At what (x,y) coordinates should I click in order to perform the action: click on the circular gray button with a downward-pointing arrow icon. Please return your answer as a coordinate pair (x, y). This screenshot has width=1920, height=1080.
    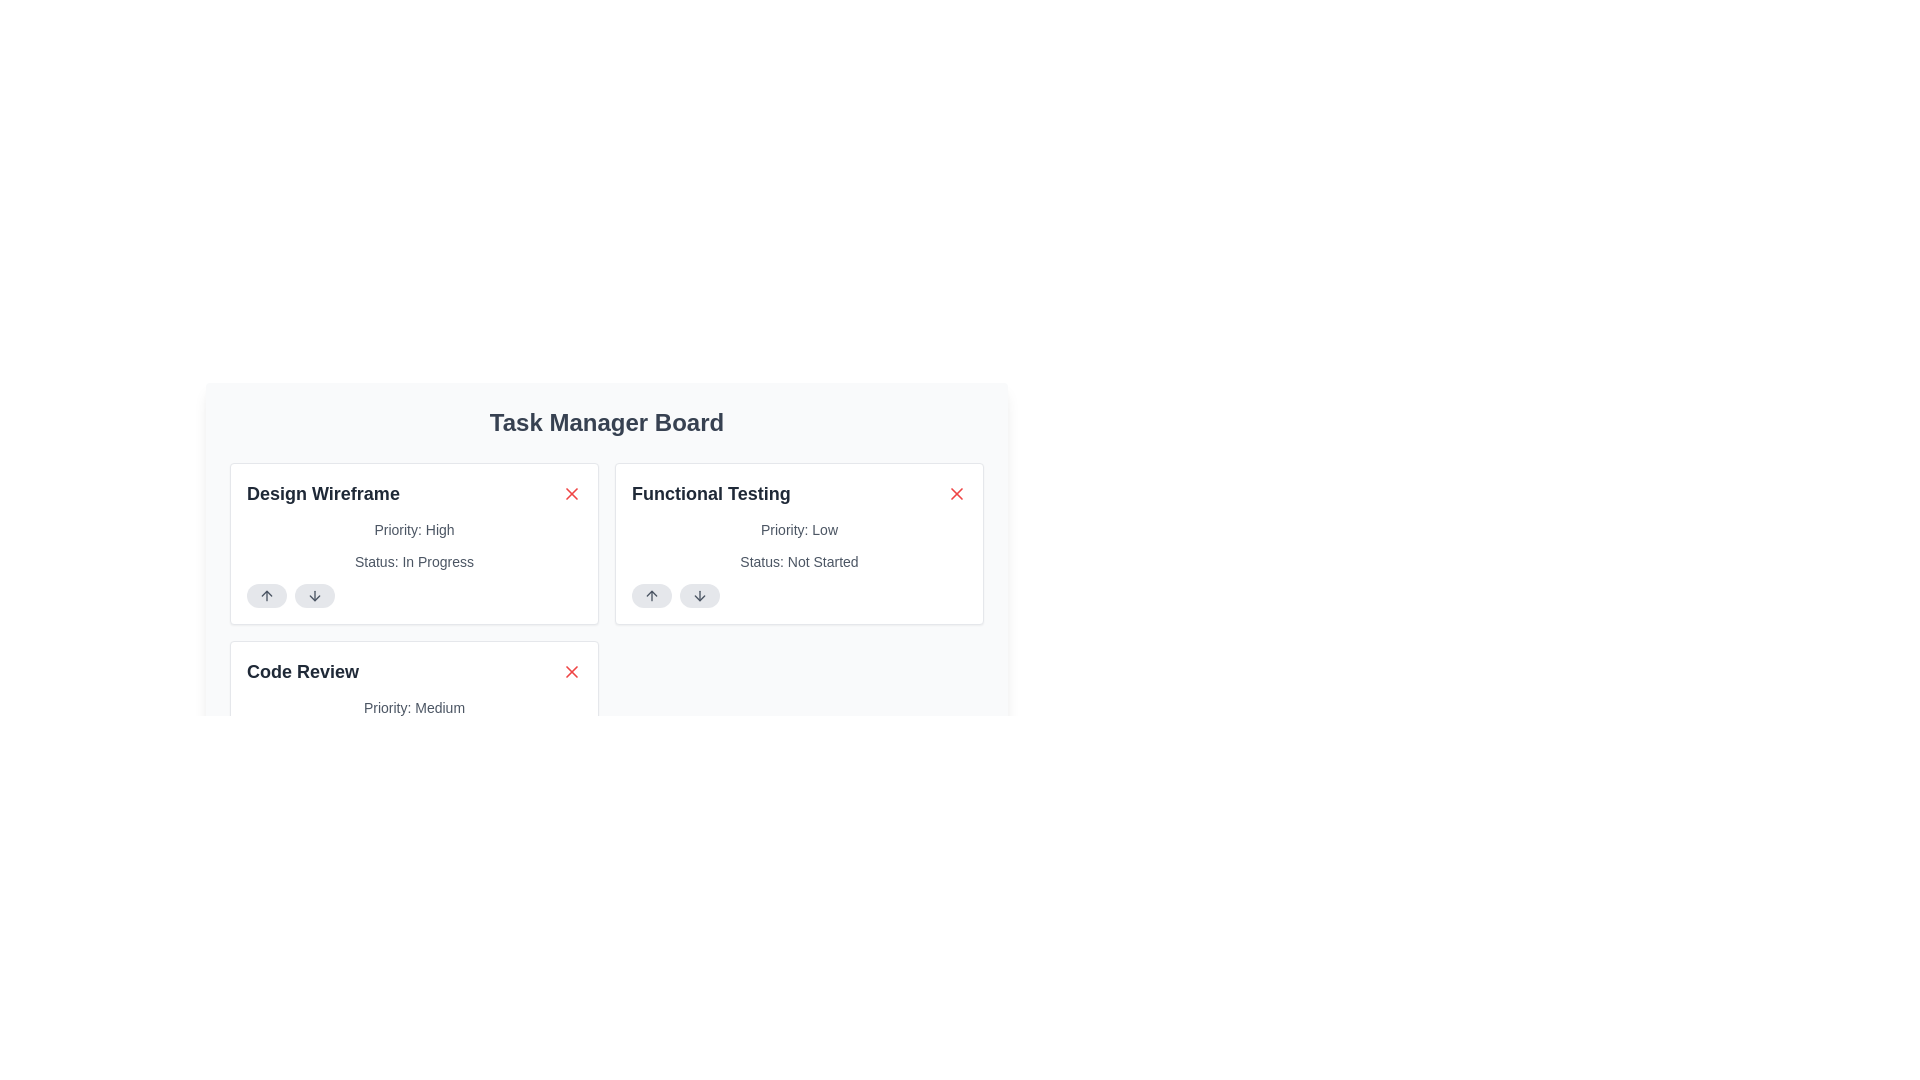
    Looking at the image, I should click on (700, 595).